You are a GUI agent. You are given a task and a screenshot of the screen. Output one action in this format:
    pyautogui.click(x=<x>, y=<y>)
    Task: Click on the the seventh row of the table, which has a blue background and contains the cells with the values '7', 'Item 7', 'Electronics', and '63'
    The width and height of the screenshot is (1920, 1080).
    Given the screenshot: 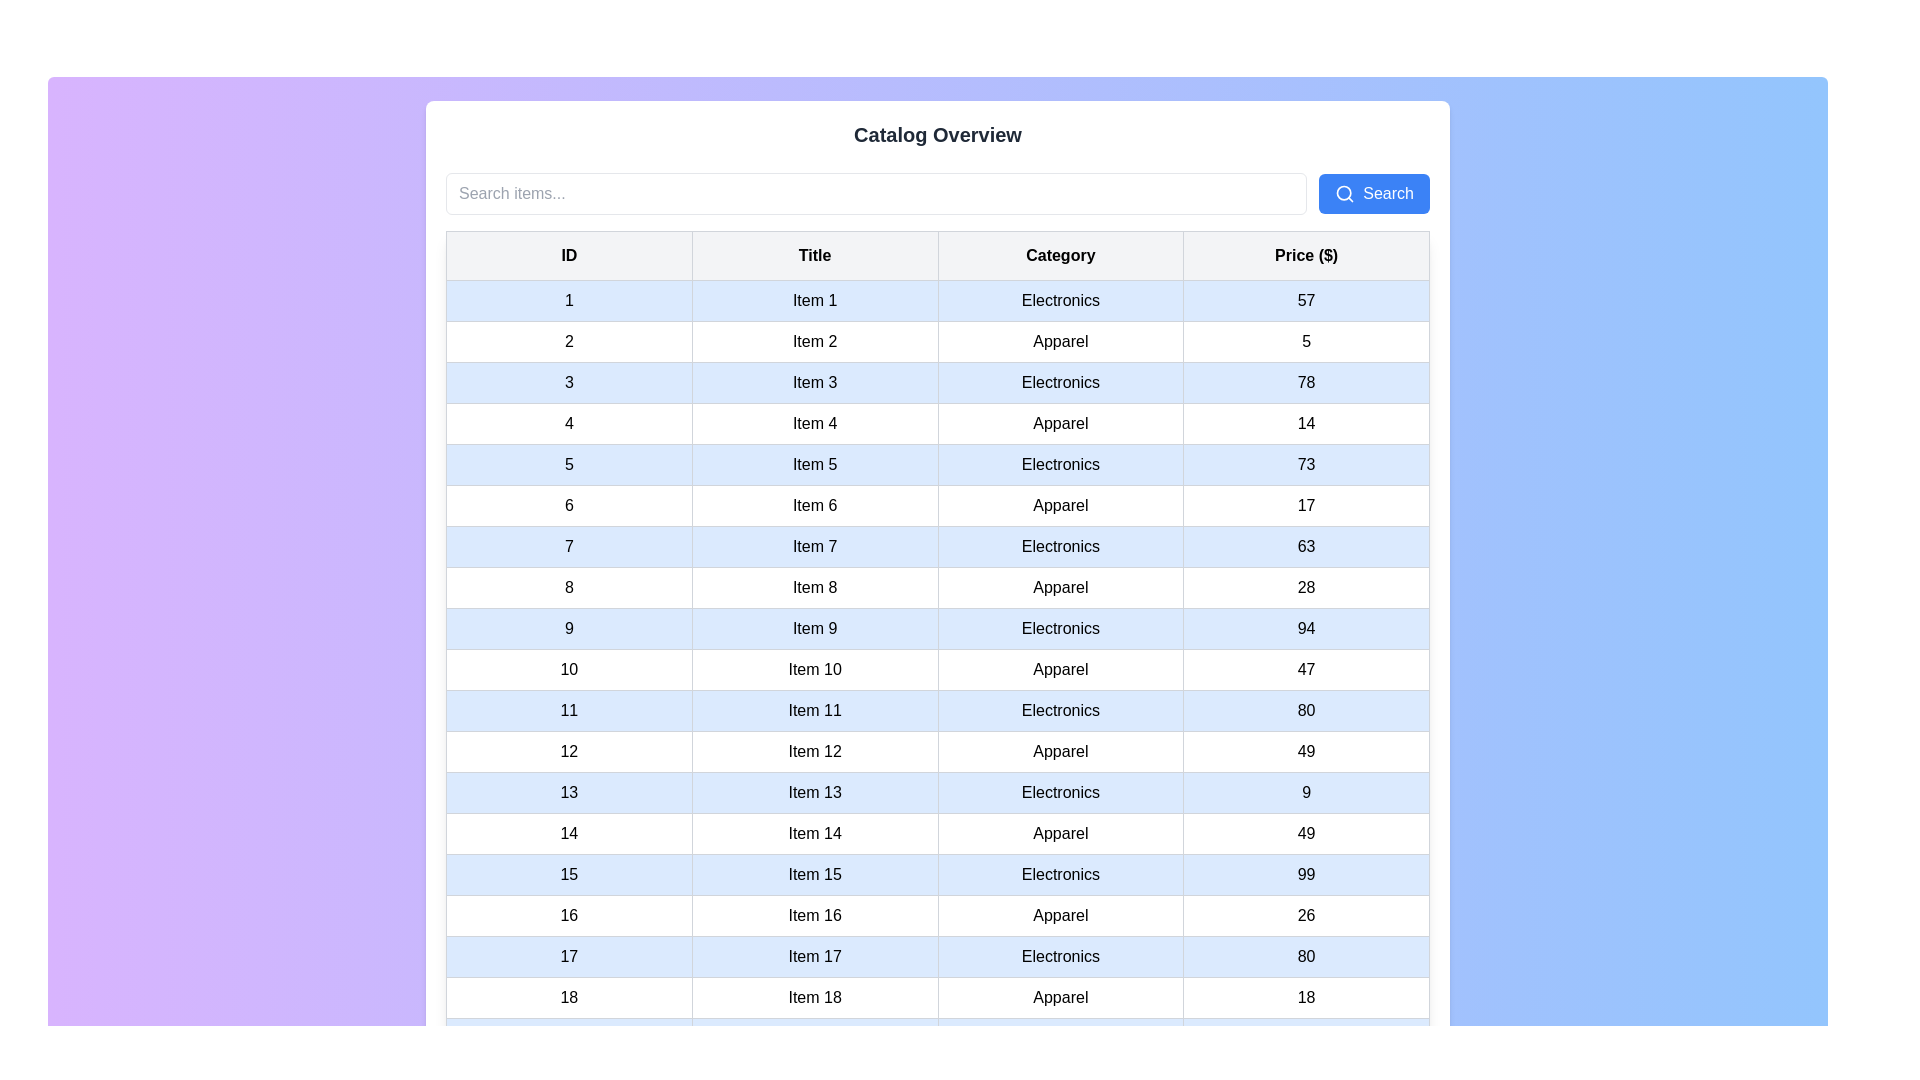 What is the action you would take?
    pyautogui.click(x=936, y=547)
    